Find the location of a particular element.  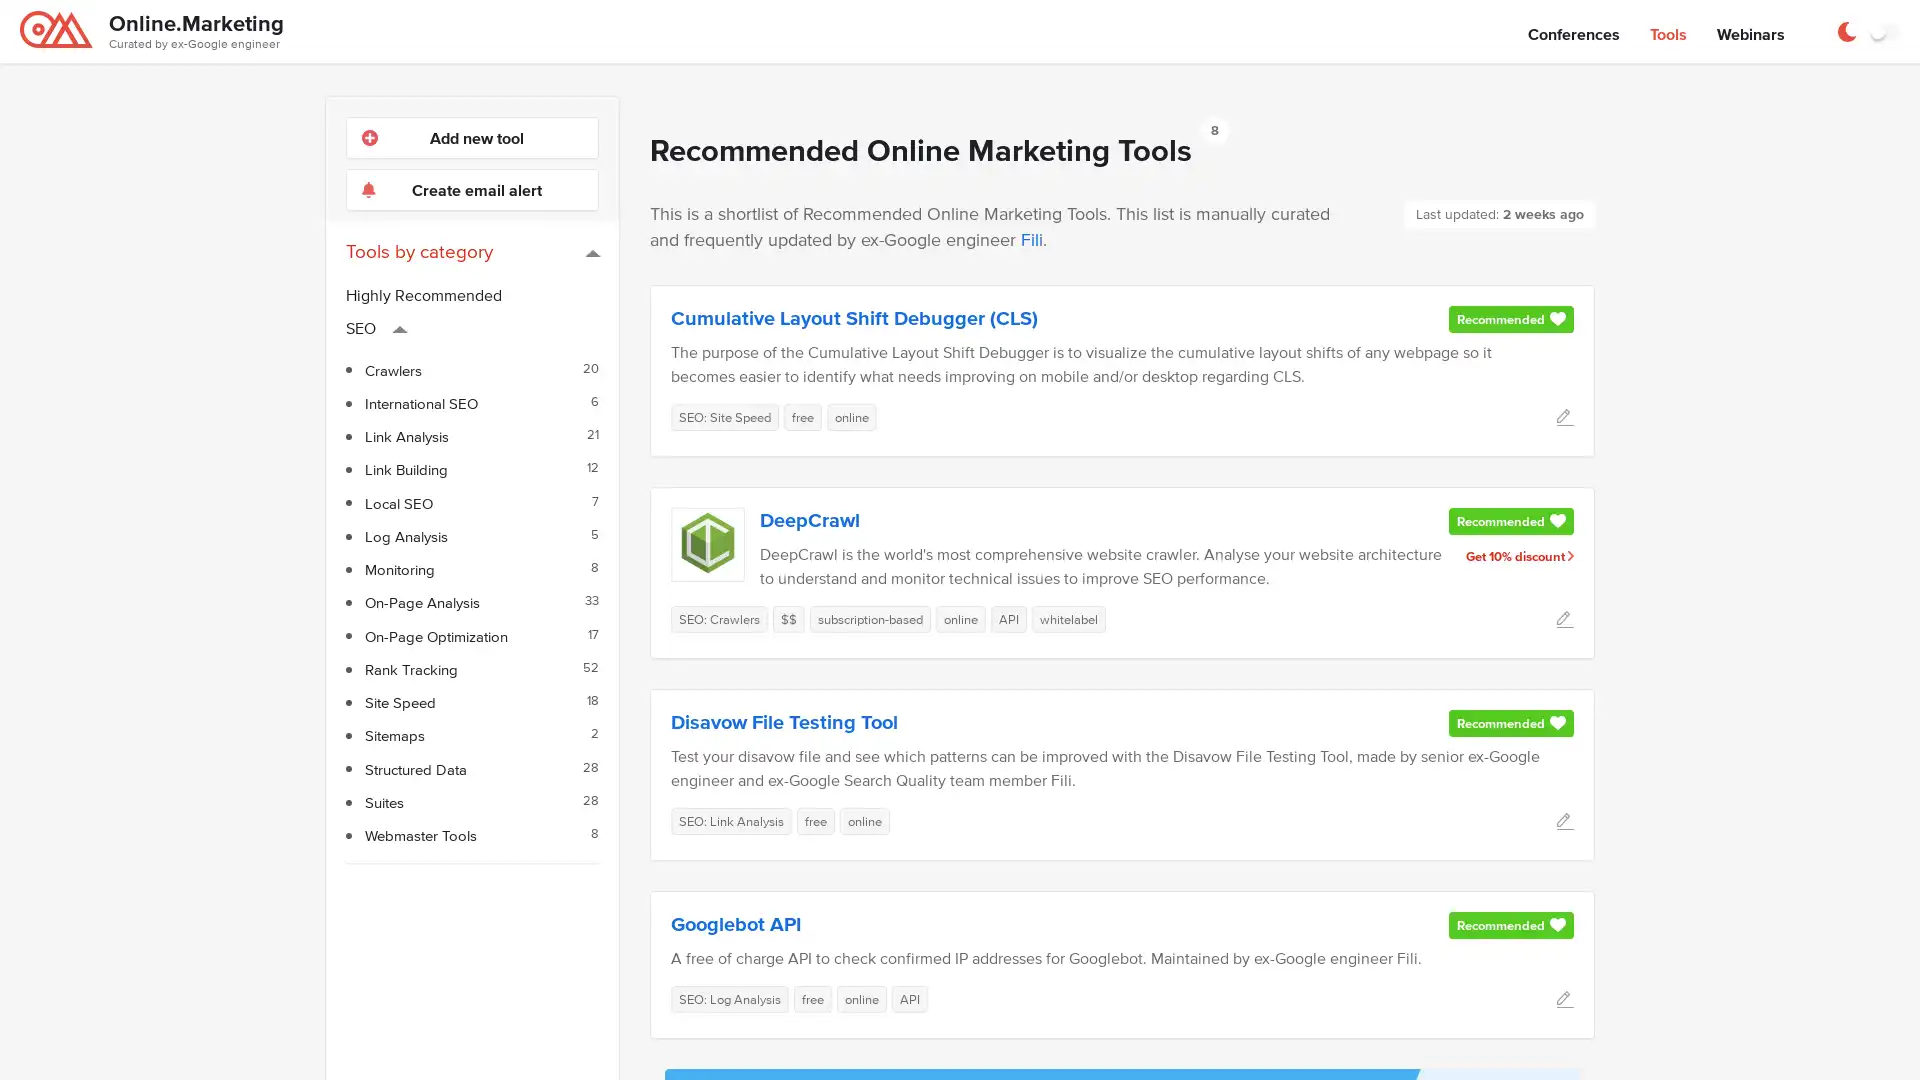

online is located at coordinates (851, 415).